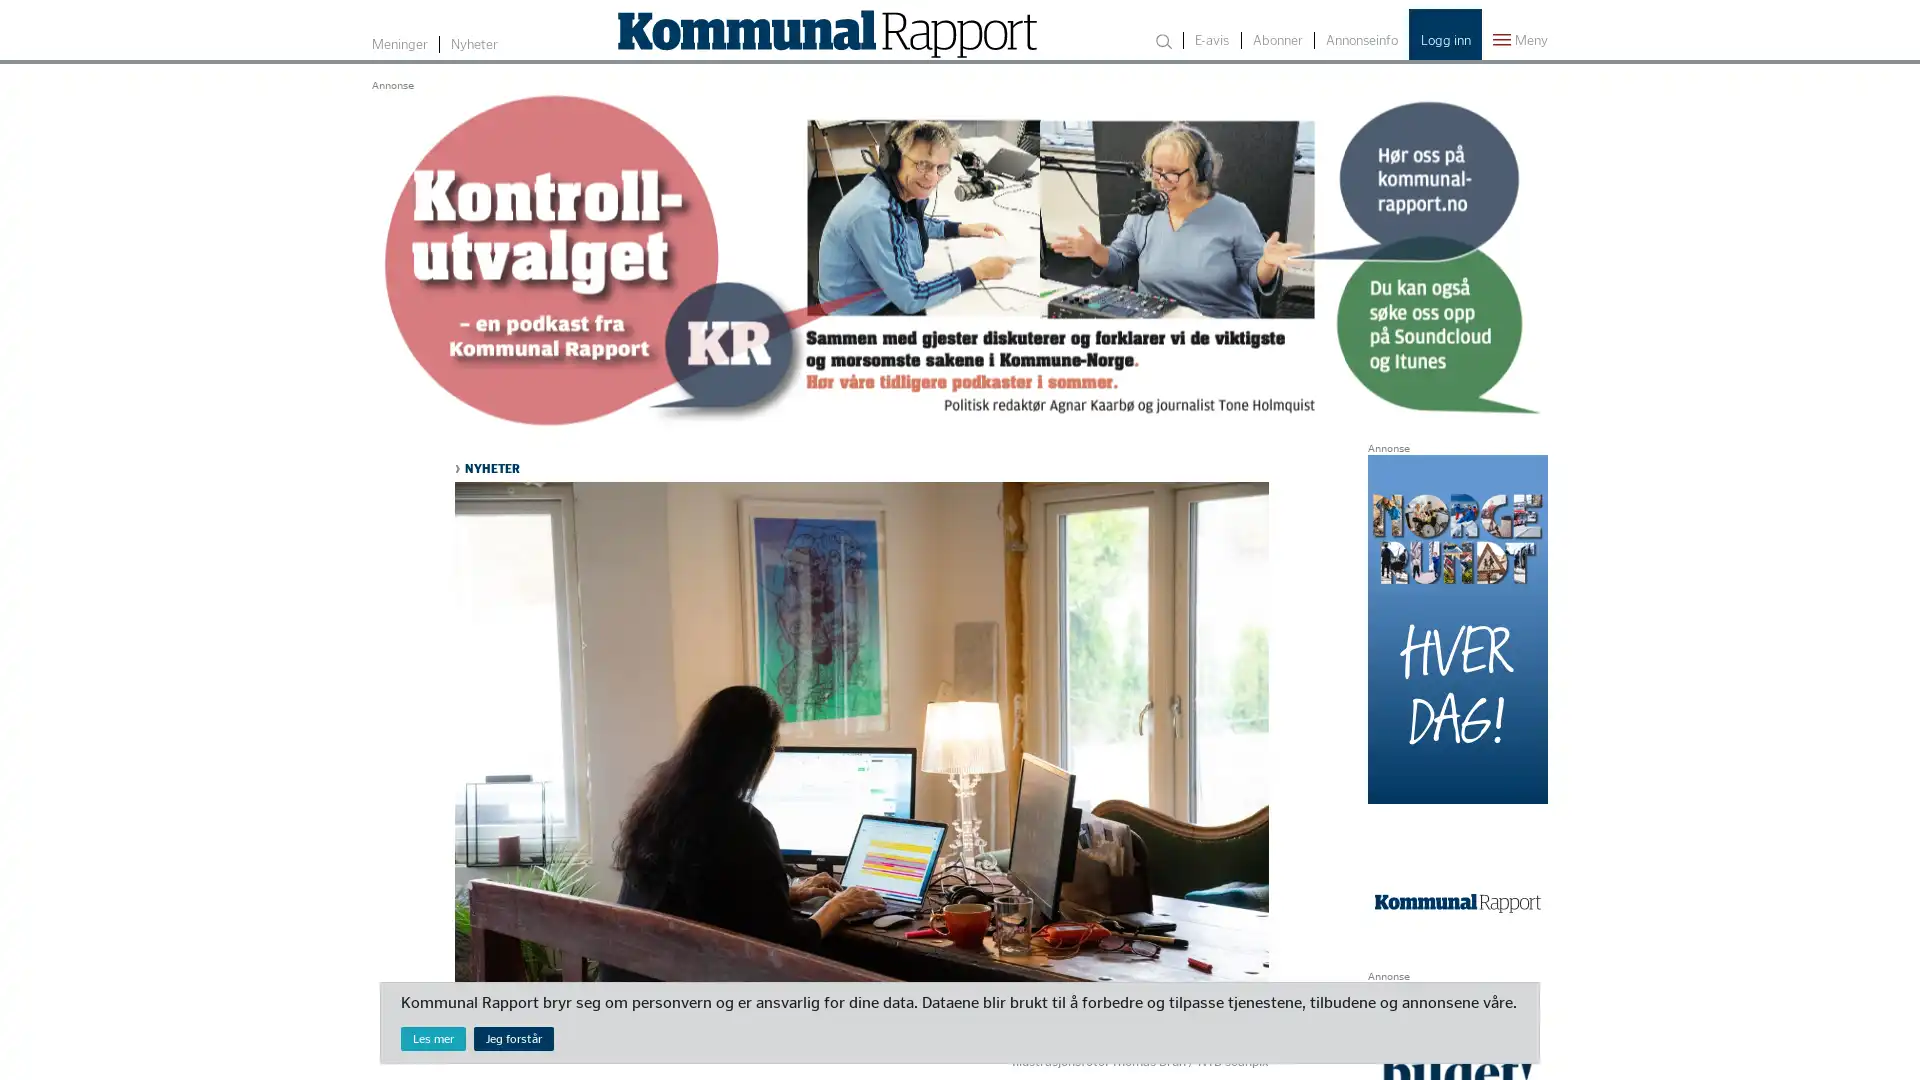  What do you see at coordinates (432, 1037) in the screenshot?
I see `Les mer` at bounding box center [432, 1037].